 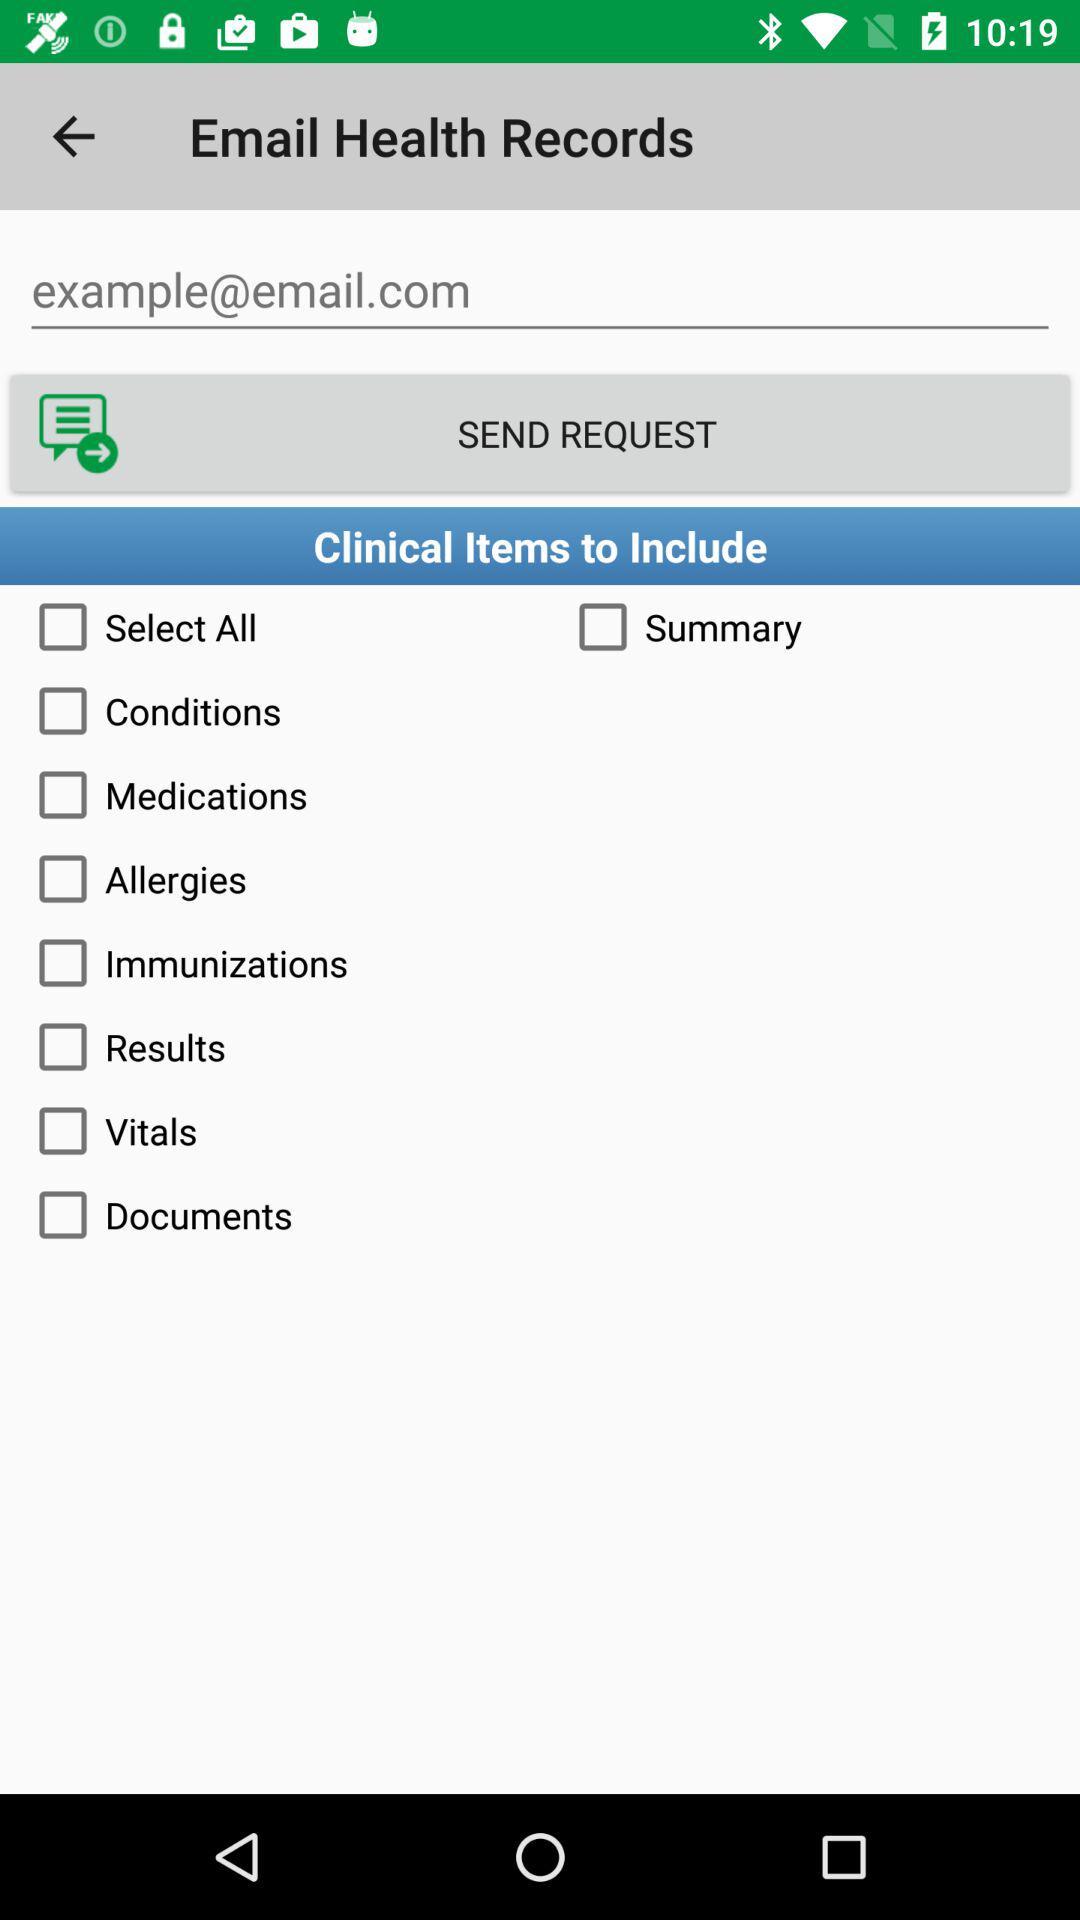 What do you see at coordinates (540, 963) in the screenshot?
I see `the icon below allergies item` at bounding box center [540, 963].